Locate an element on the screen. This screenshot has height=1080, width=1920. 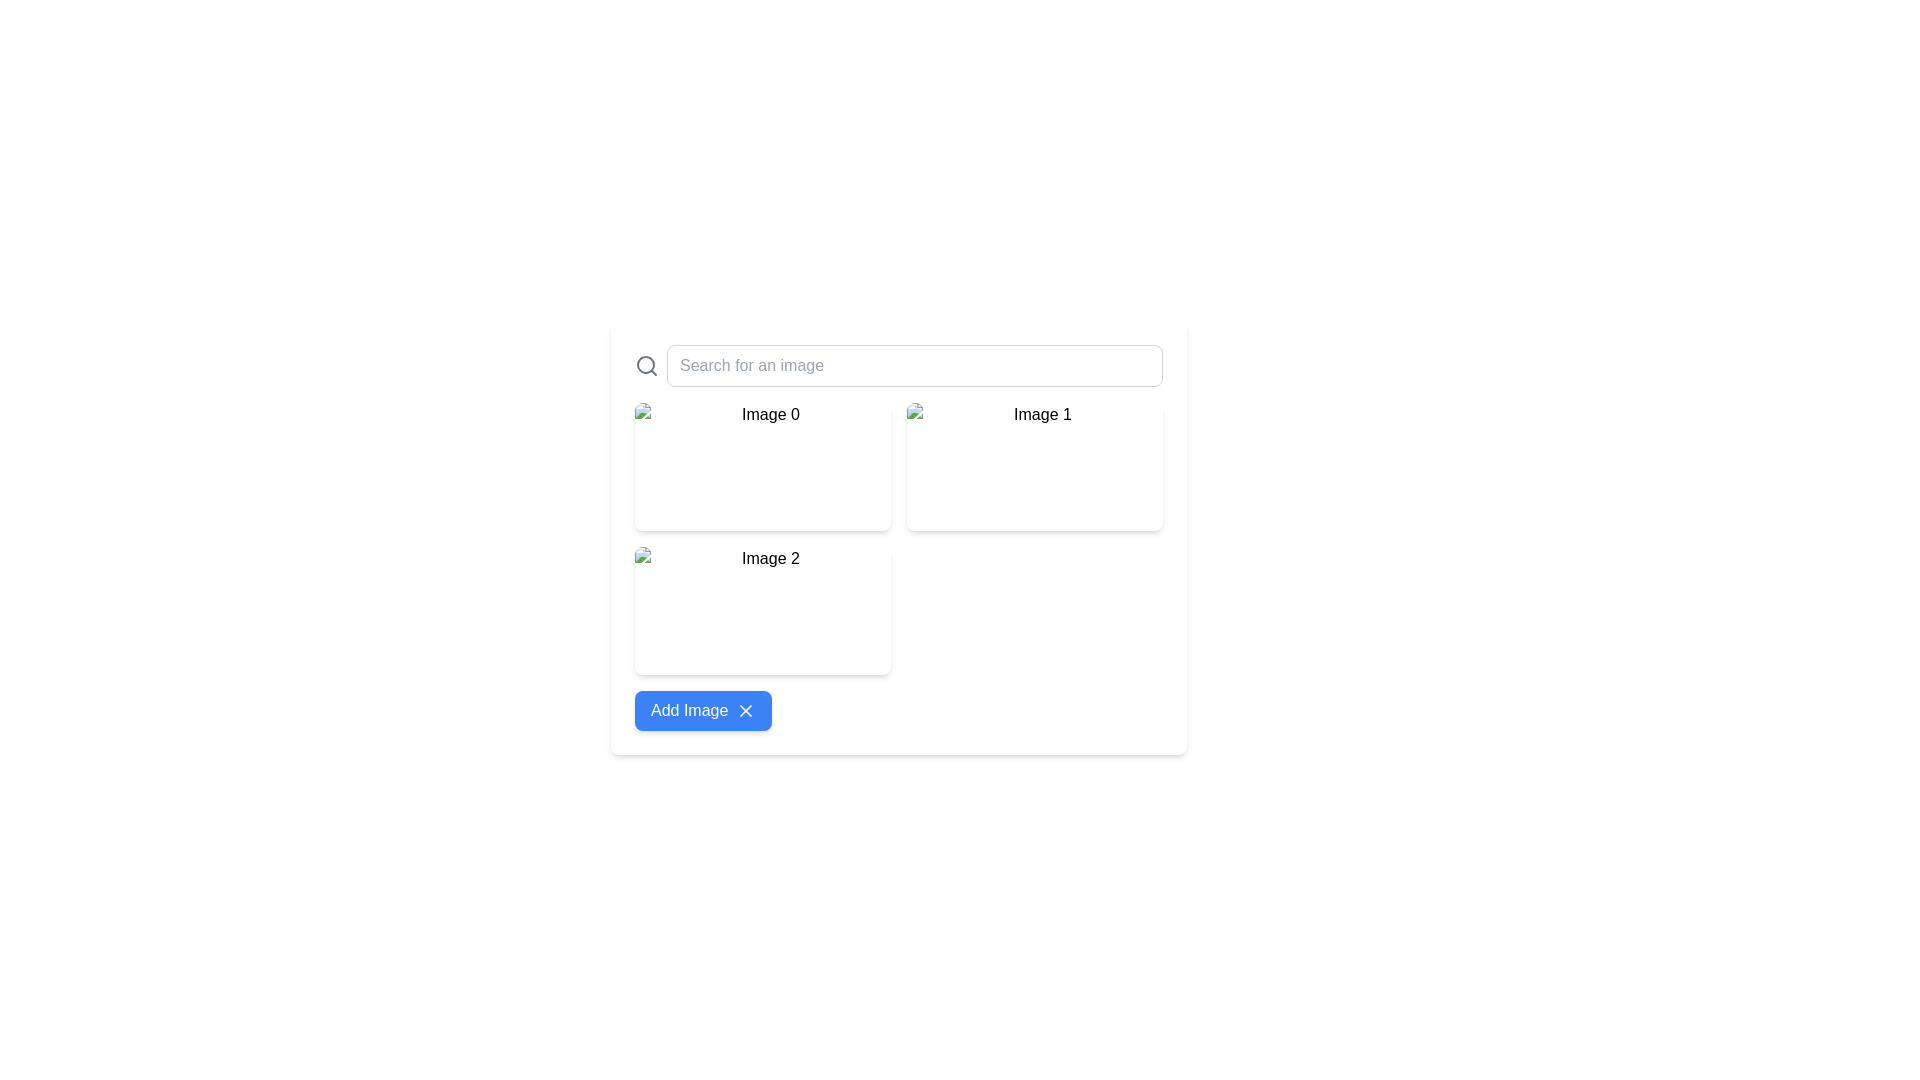
the image placeholder located is located at coordinates (762, 466).